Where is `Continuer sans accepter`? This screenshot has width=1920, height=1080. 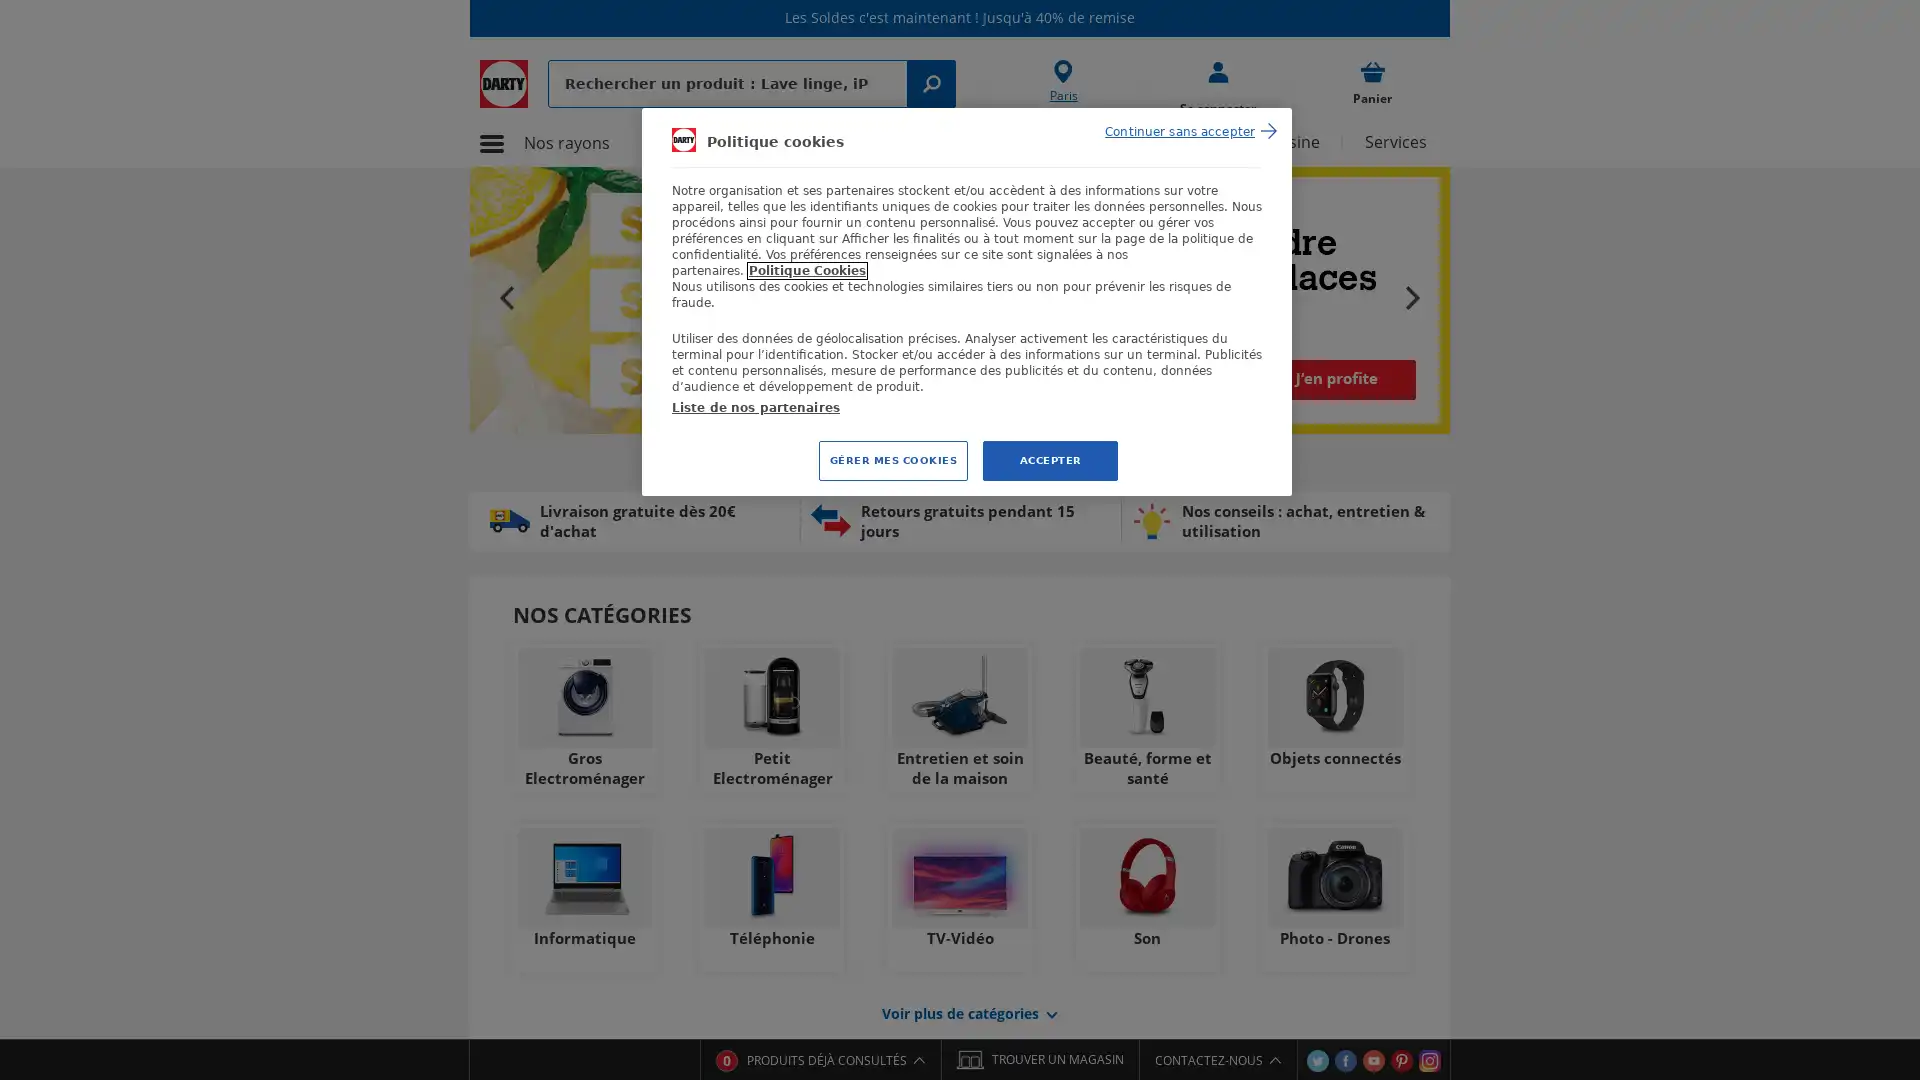 Continuer sans accepter is located at coordinates (1190, 133).